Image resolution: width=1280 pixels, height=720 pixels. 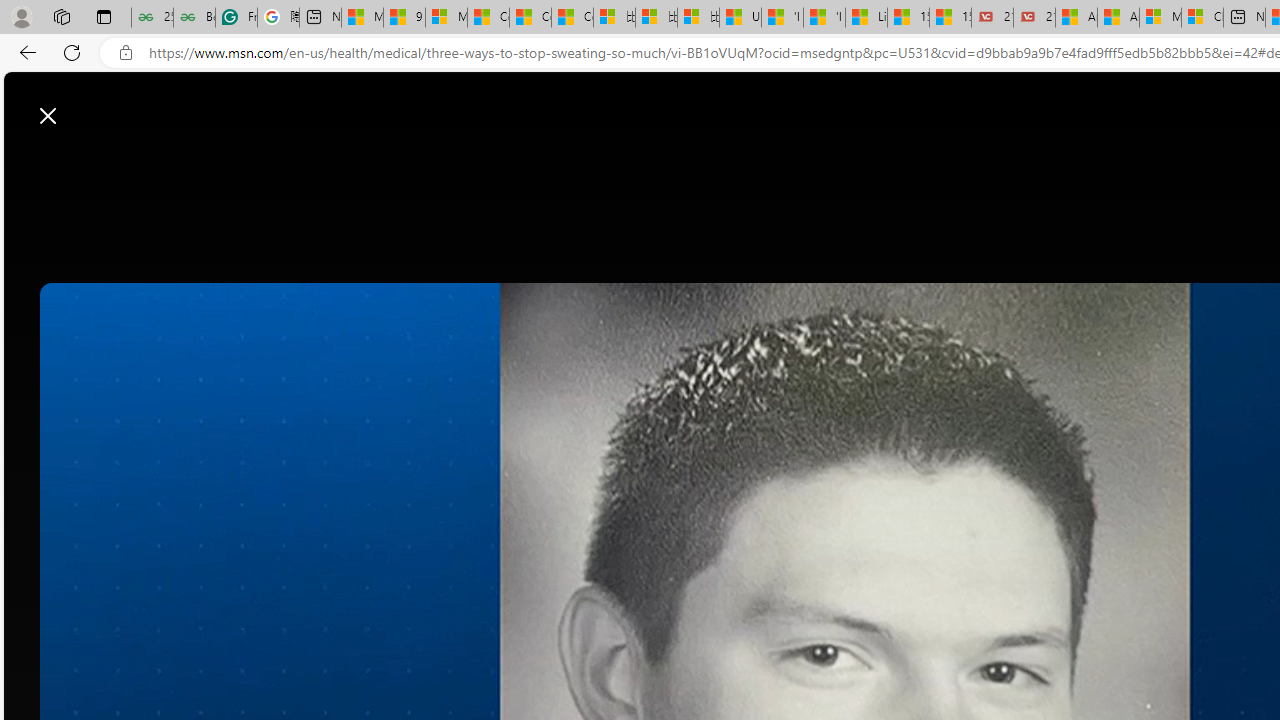 I want to click on 'Class: control icon-only', so click(x=48, y=115).